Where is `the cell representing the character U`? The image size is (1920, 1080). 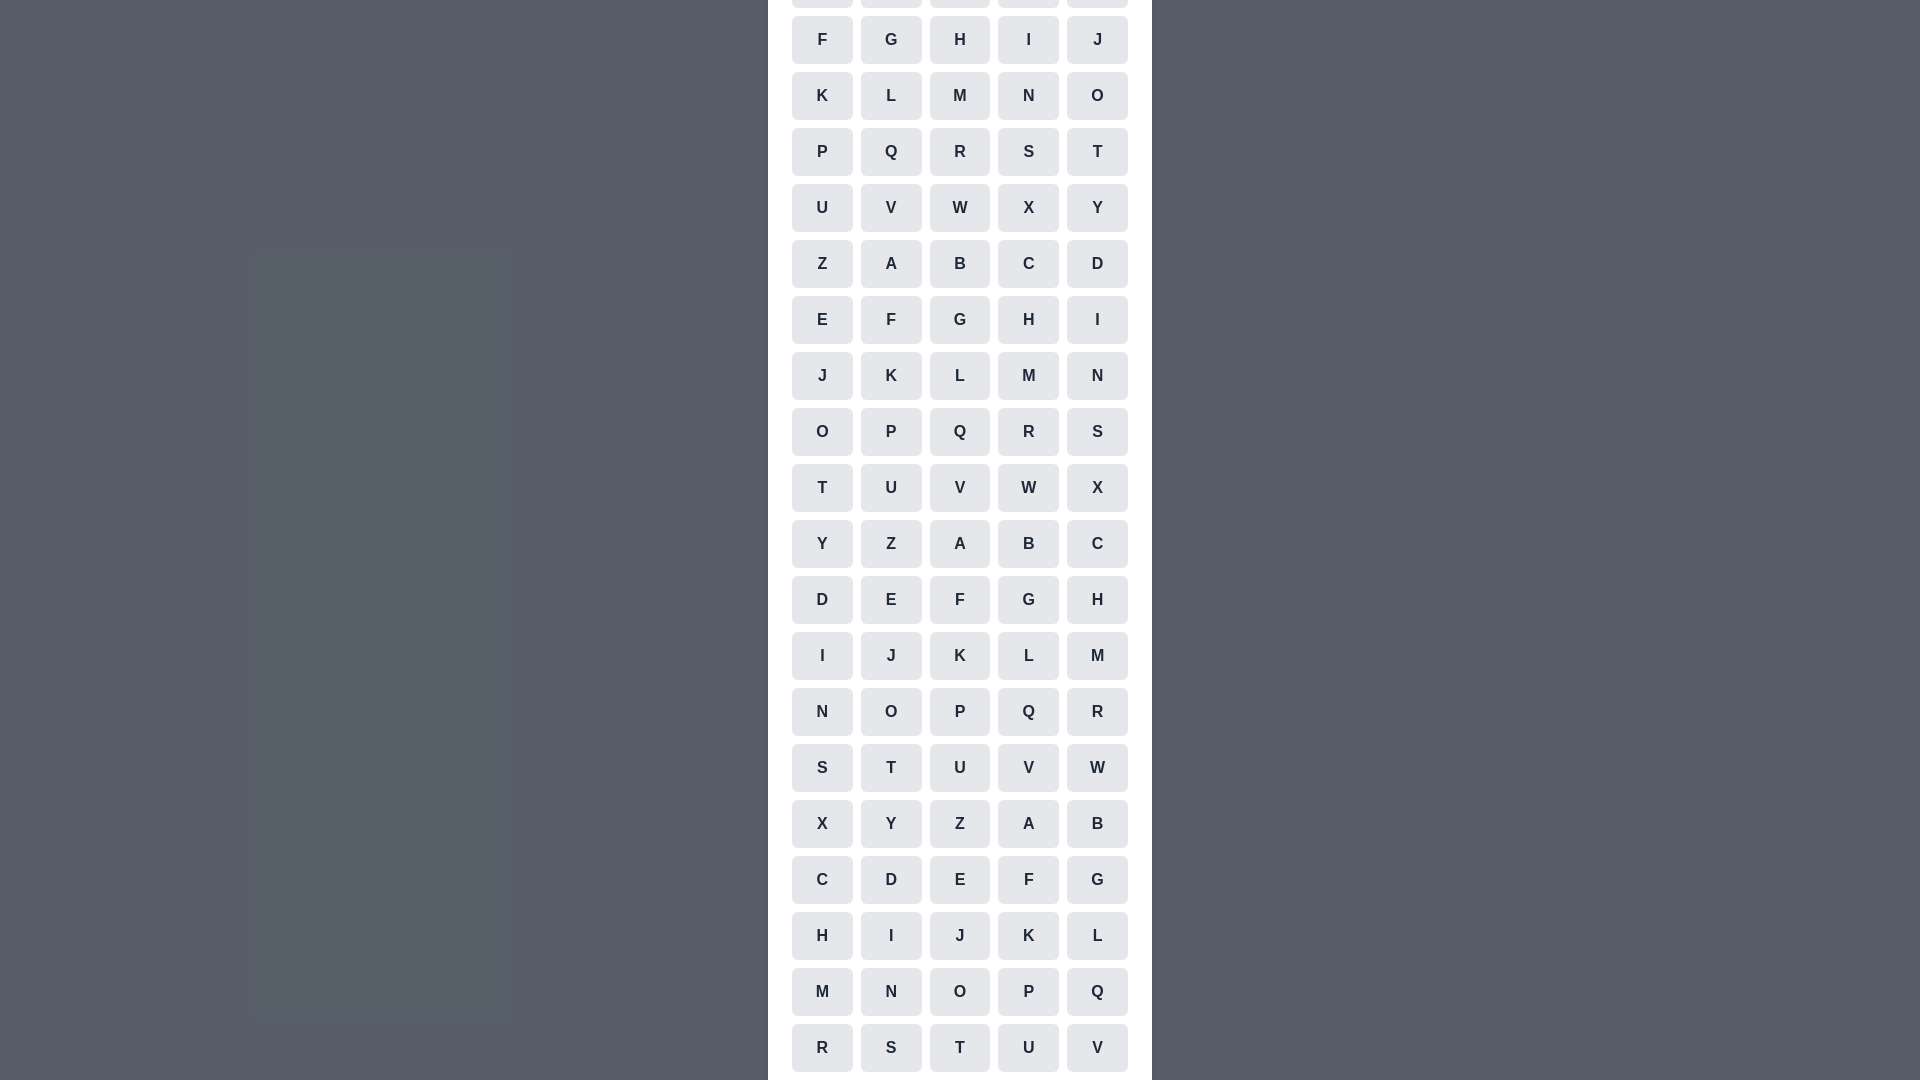
the cell representing the character U is located at coordinates (821, 208).